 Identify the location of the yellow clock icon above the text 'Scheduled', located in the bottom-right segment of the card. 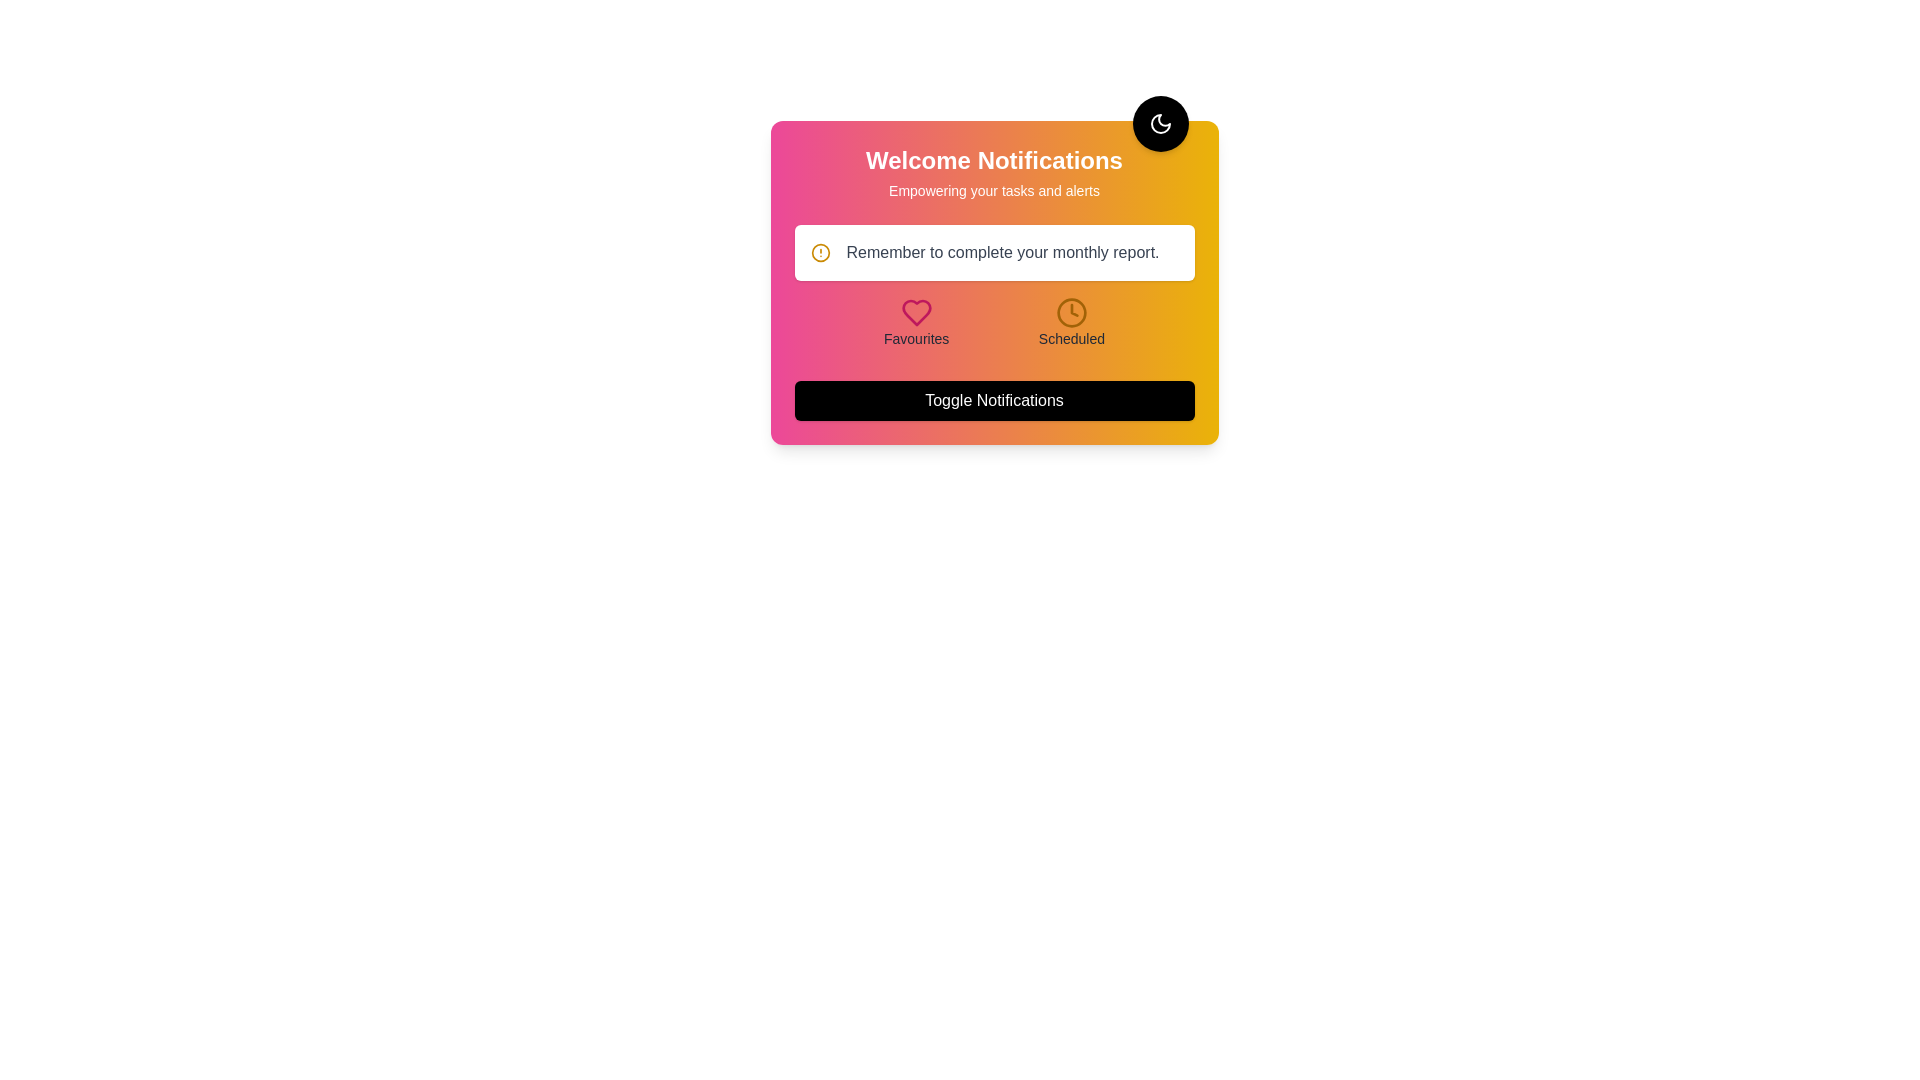
(1070, 312).